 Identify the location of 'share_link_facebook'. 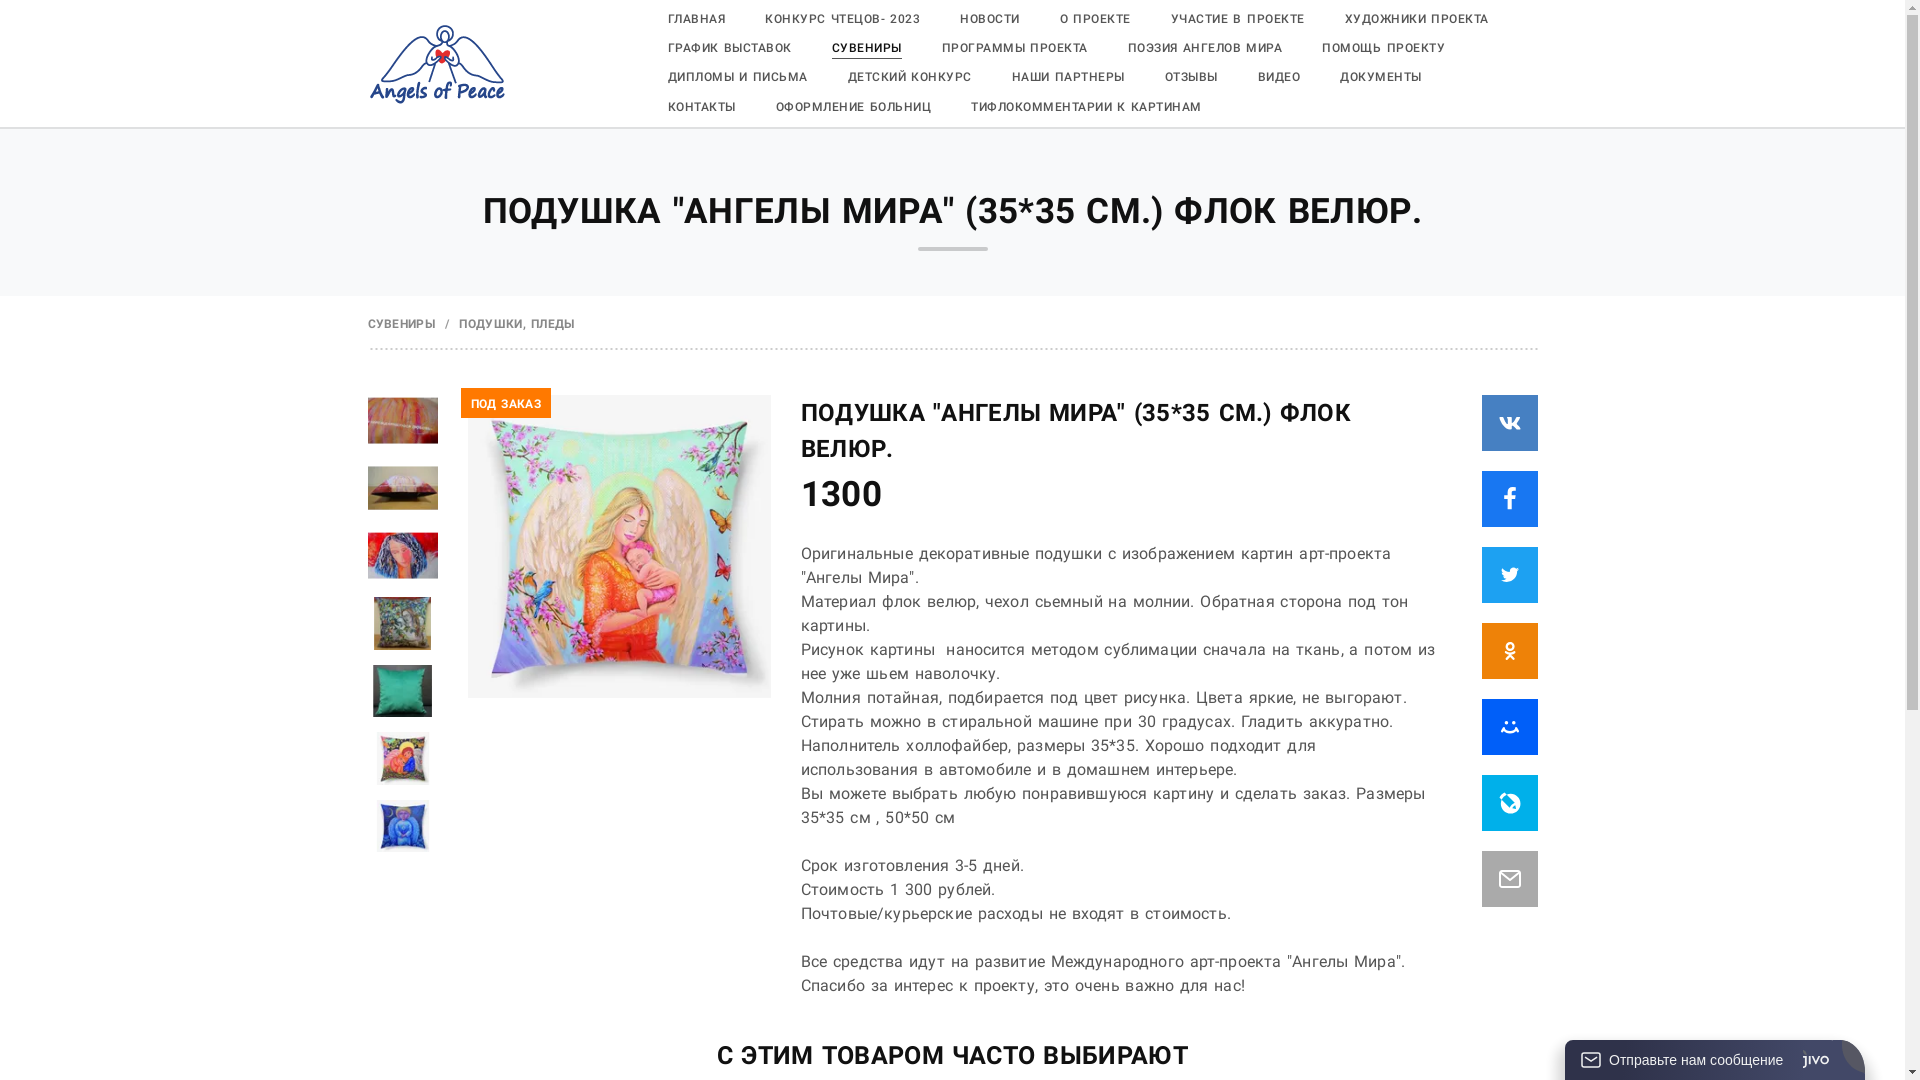
(1510, 497).